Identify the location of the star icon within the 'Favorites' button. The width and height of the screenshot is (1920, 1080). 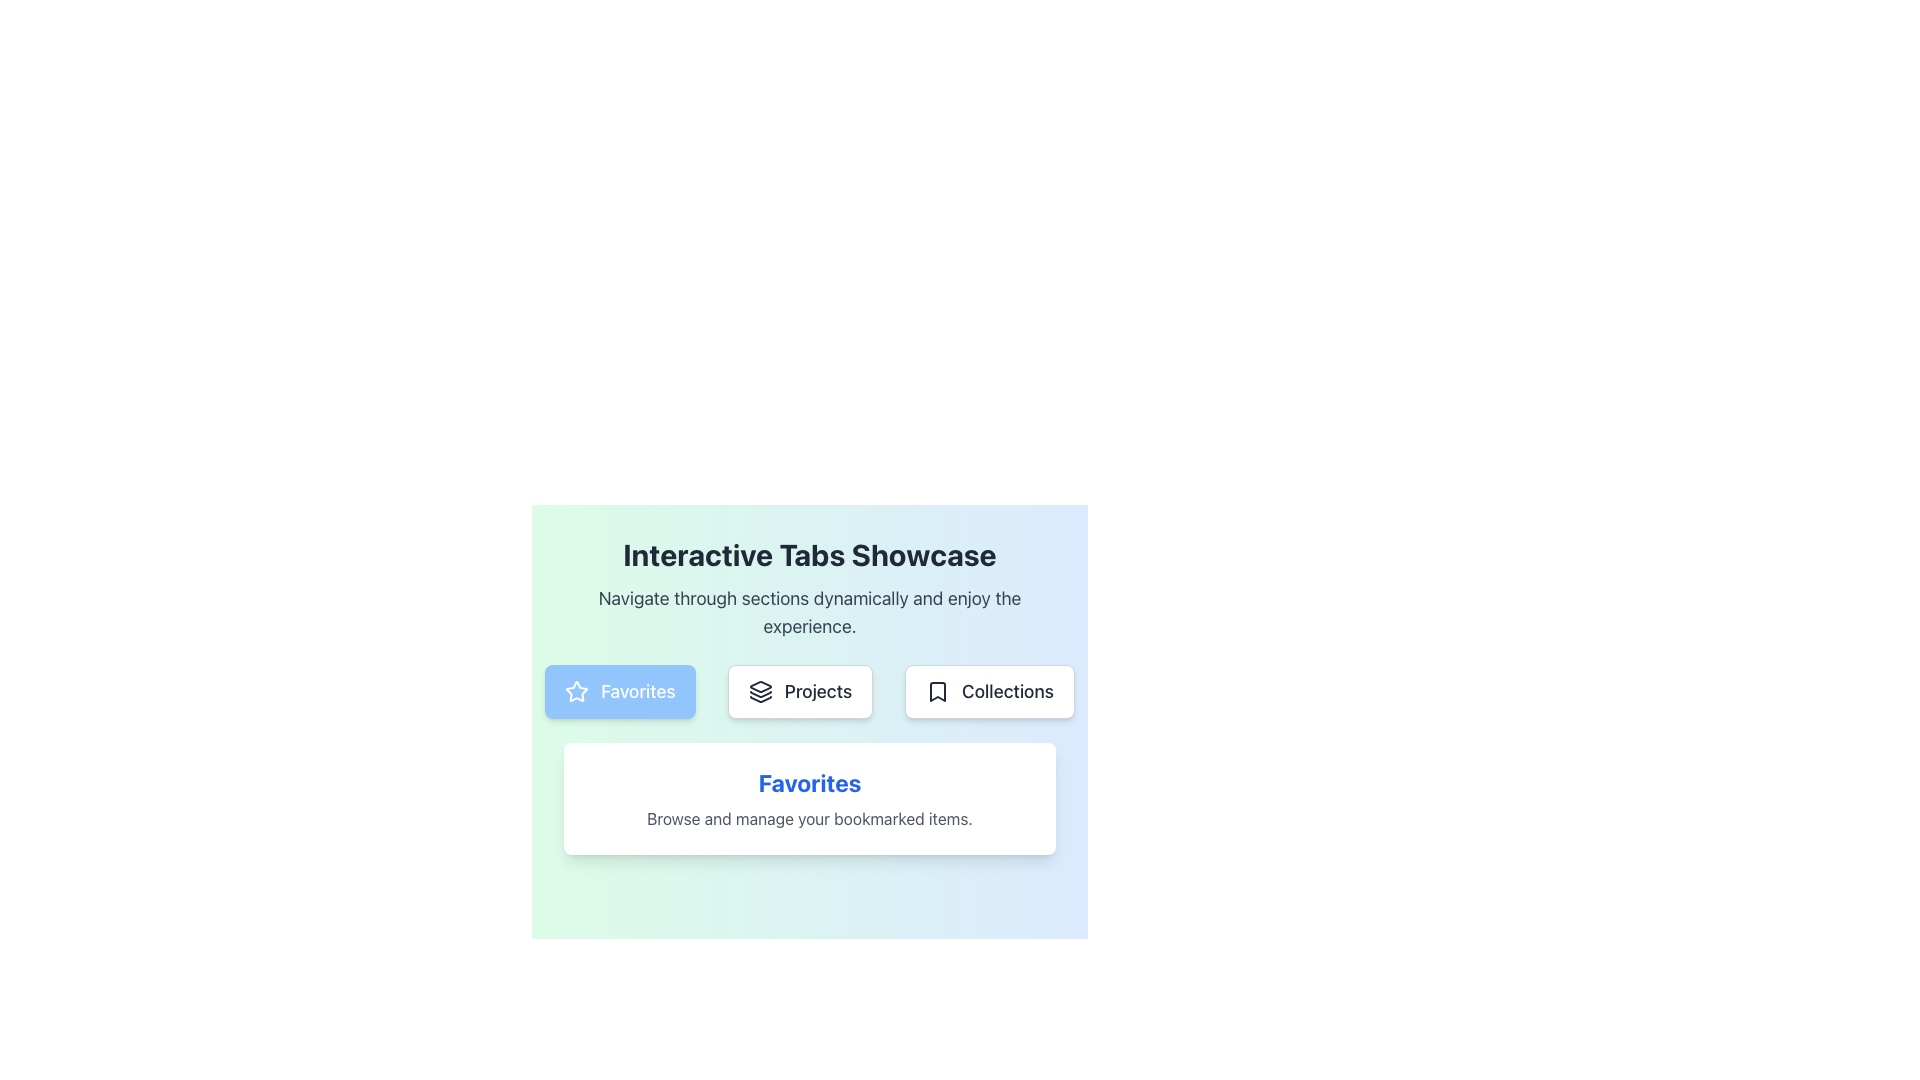
(575, 689).